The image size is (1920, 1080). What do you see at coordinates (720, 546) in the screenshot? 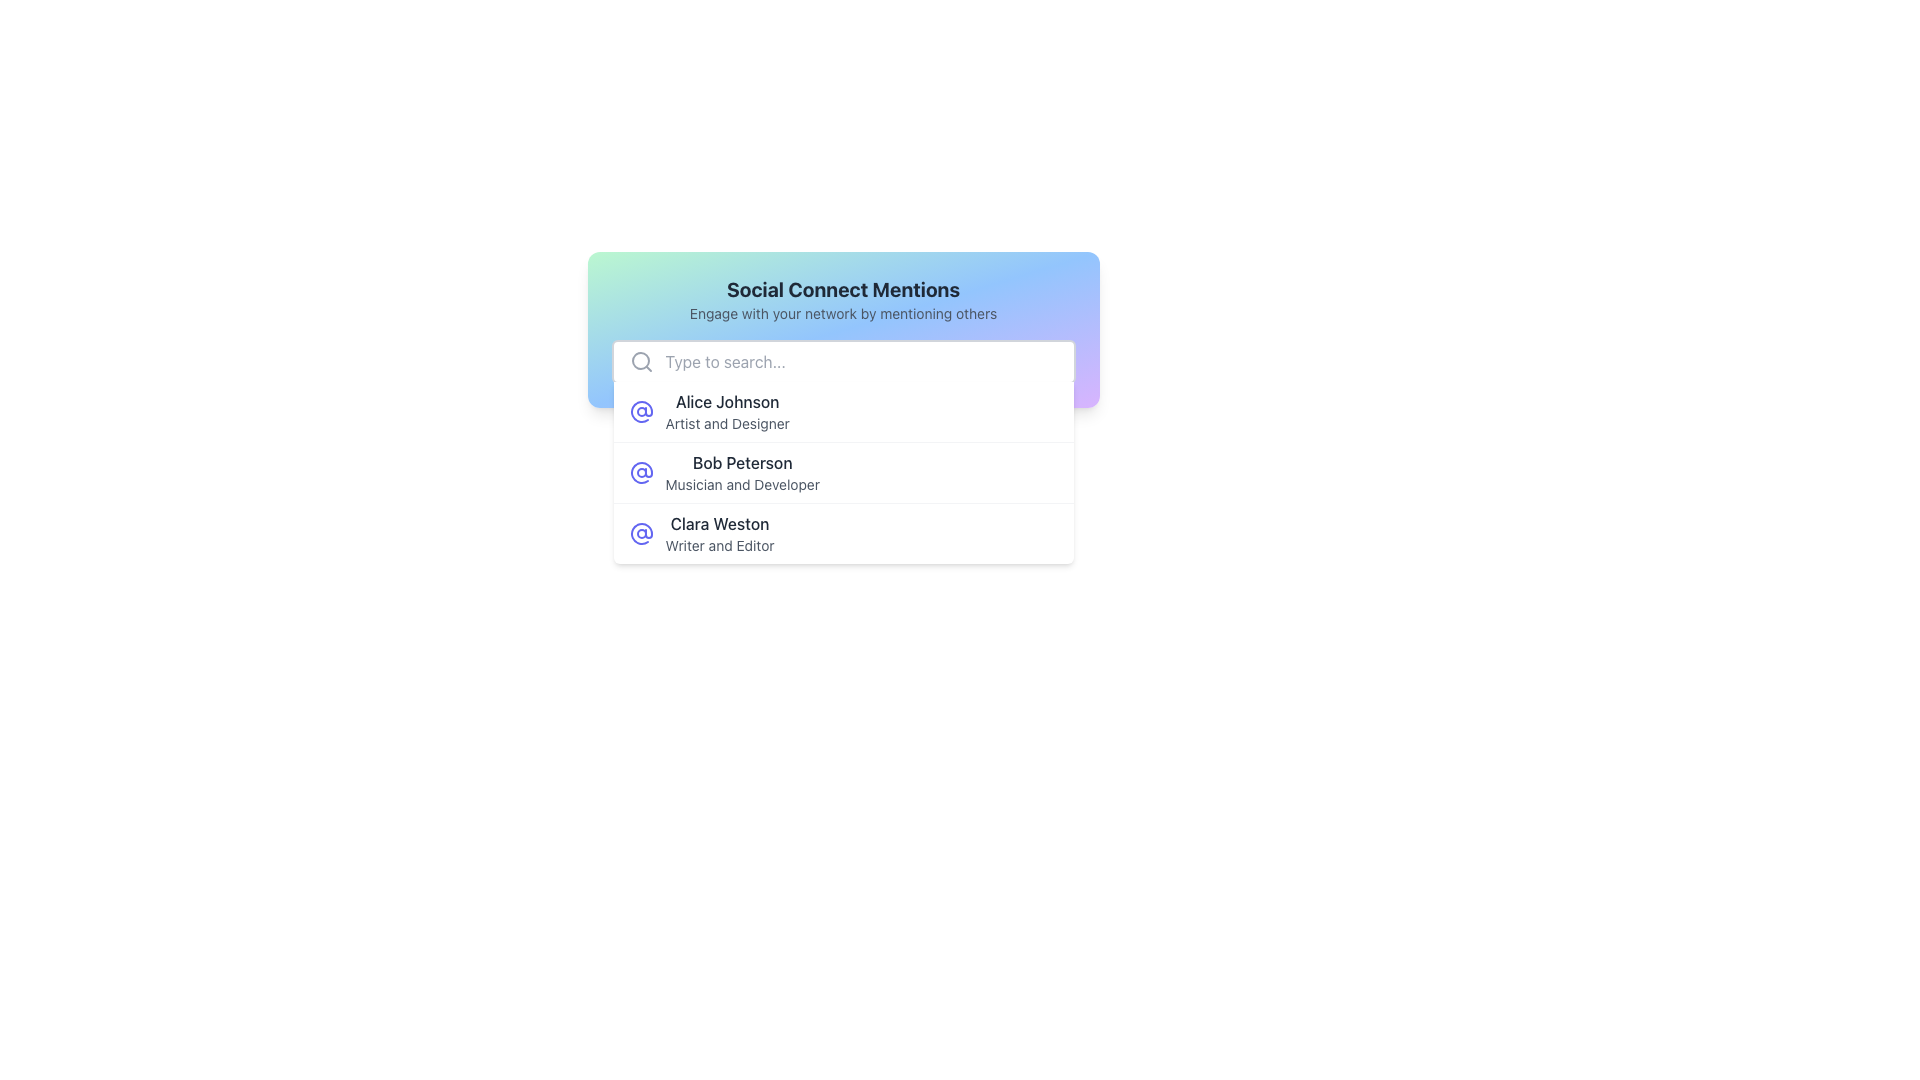
I see `the text label element displaying 'Writer and Editor', which is styled in a gray font and positioned below 'Clara Weston' in the user profile dropdown menu` at bounding box center [720, 546].